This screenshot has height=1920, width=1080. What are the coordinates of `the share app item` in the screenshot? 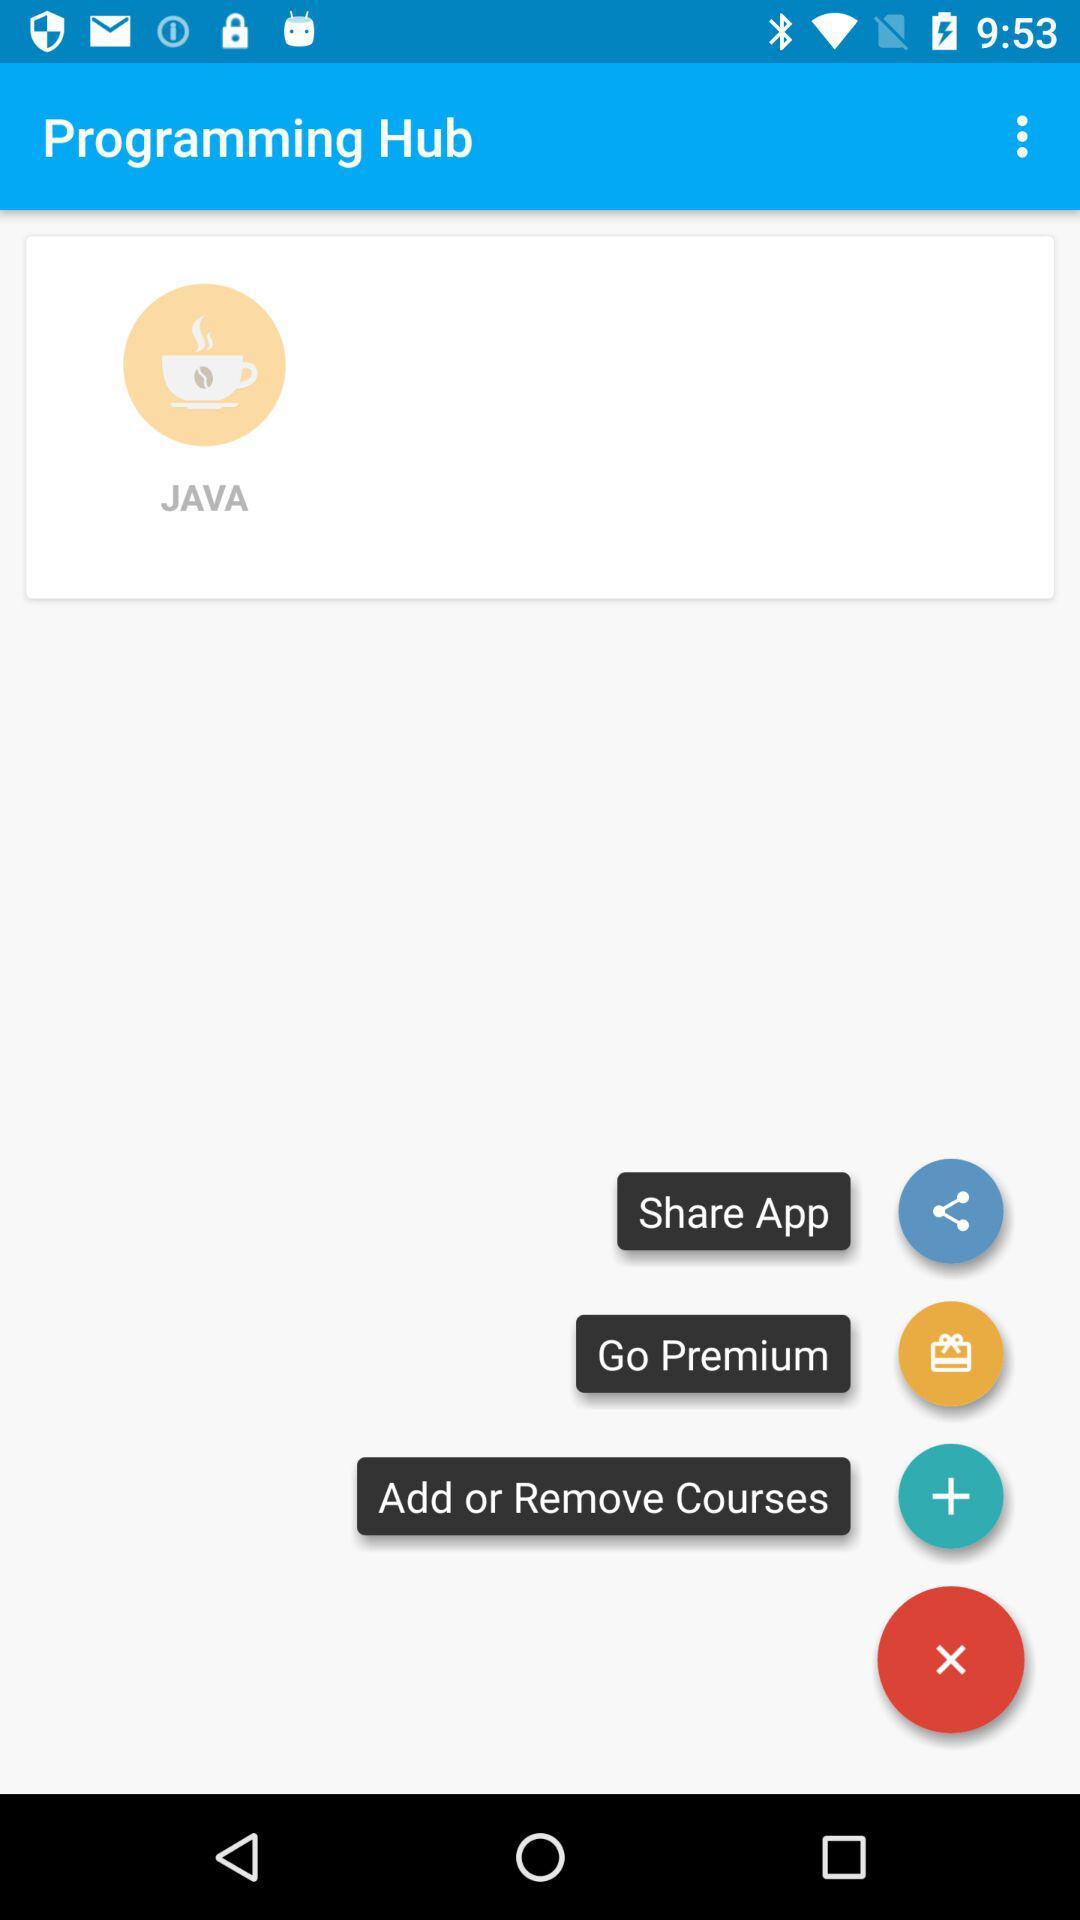 It's located at (733, 1210).